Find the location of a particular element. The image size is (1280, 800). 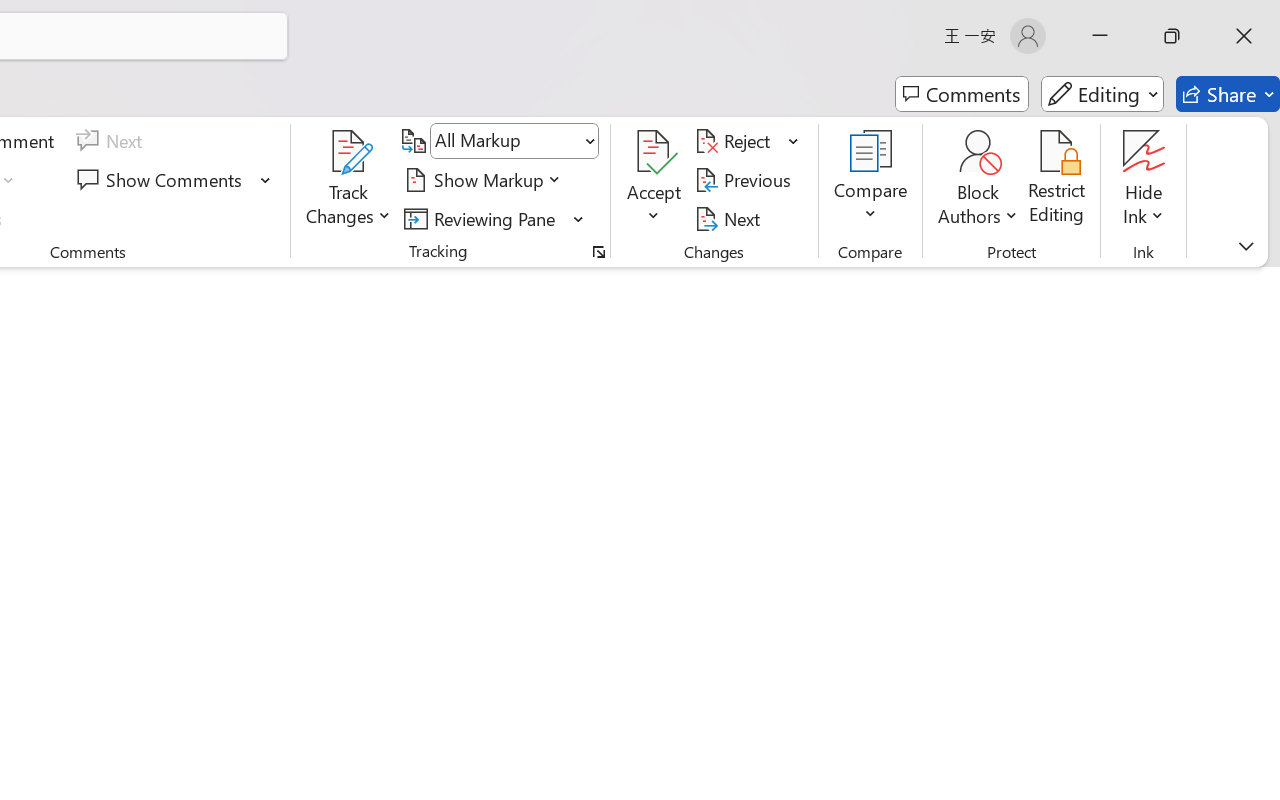

'Ribbon Display Options' is located at coordinates (1245, 245).